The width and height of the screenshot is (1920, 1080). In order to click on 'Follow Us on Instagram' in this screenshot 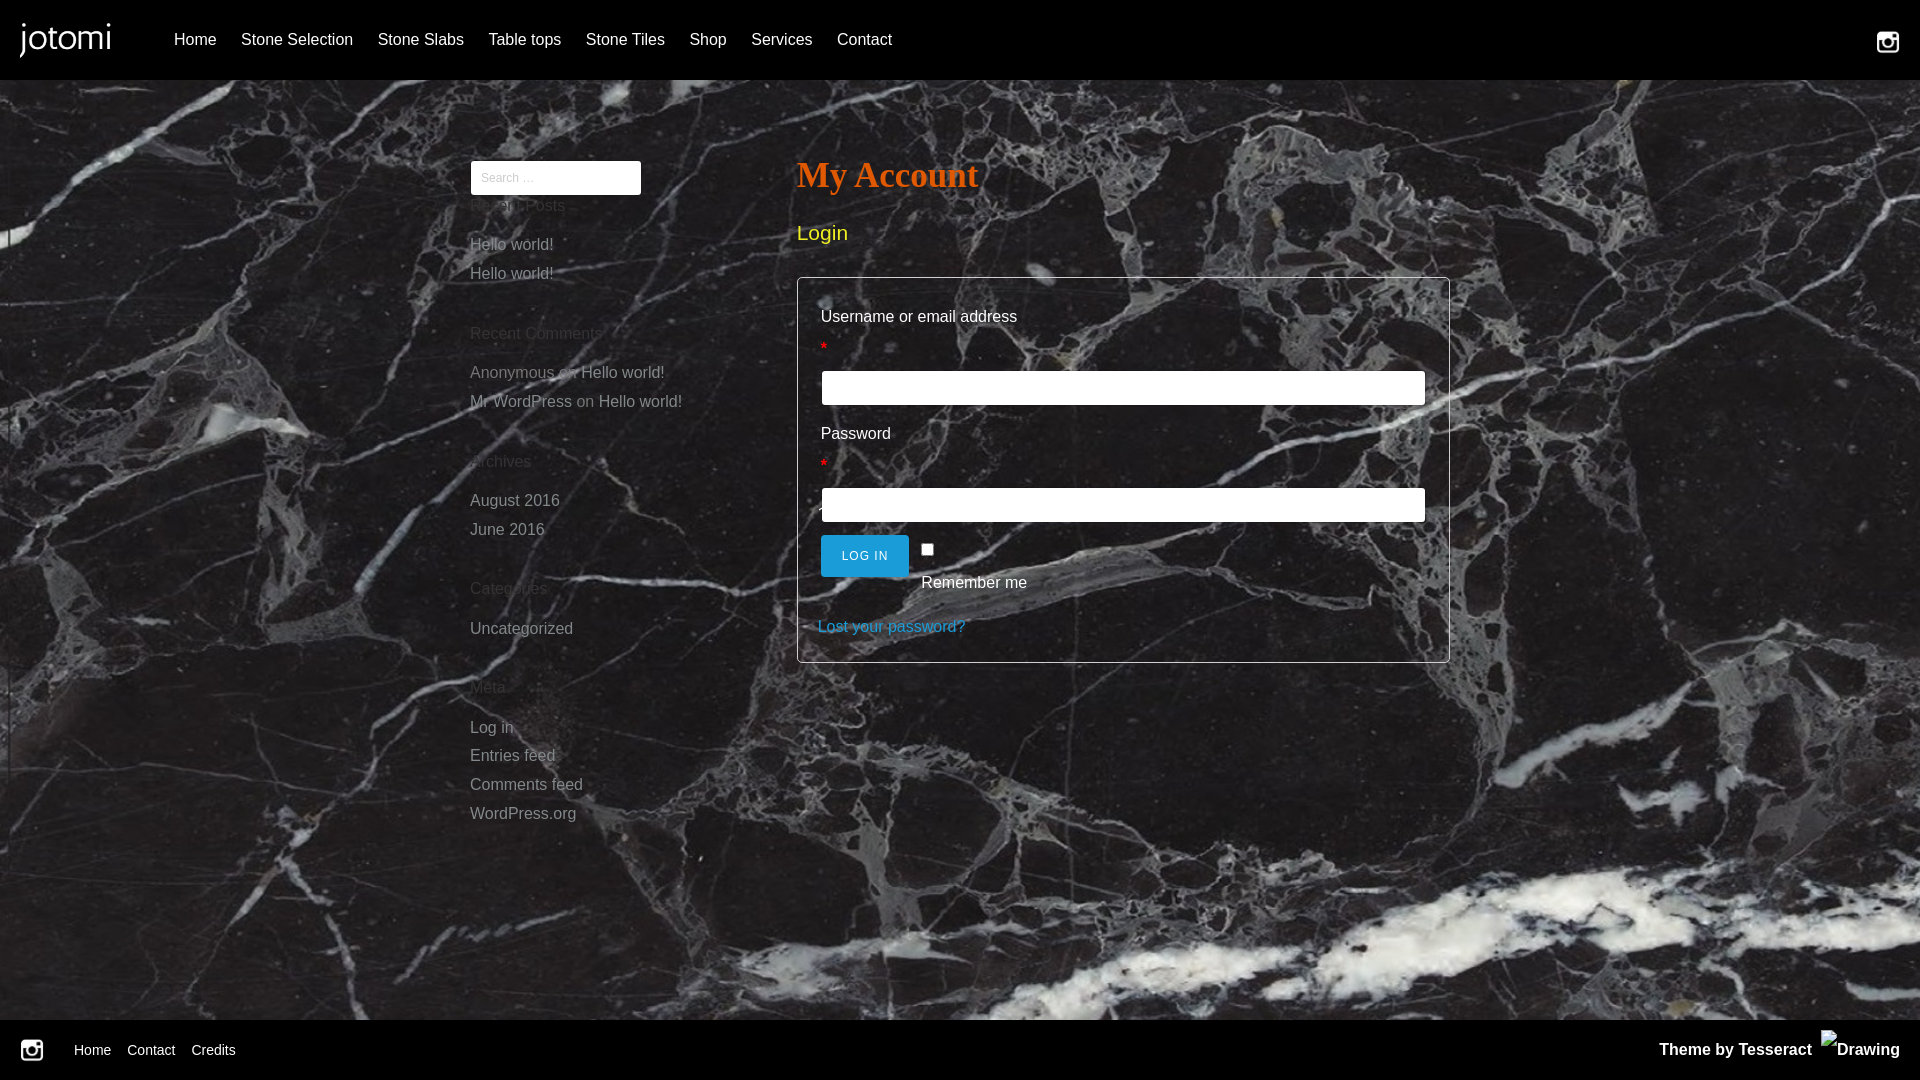, I will do `click(19, 1048)`.